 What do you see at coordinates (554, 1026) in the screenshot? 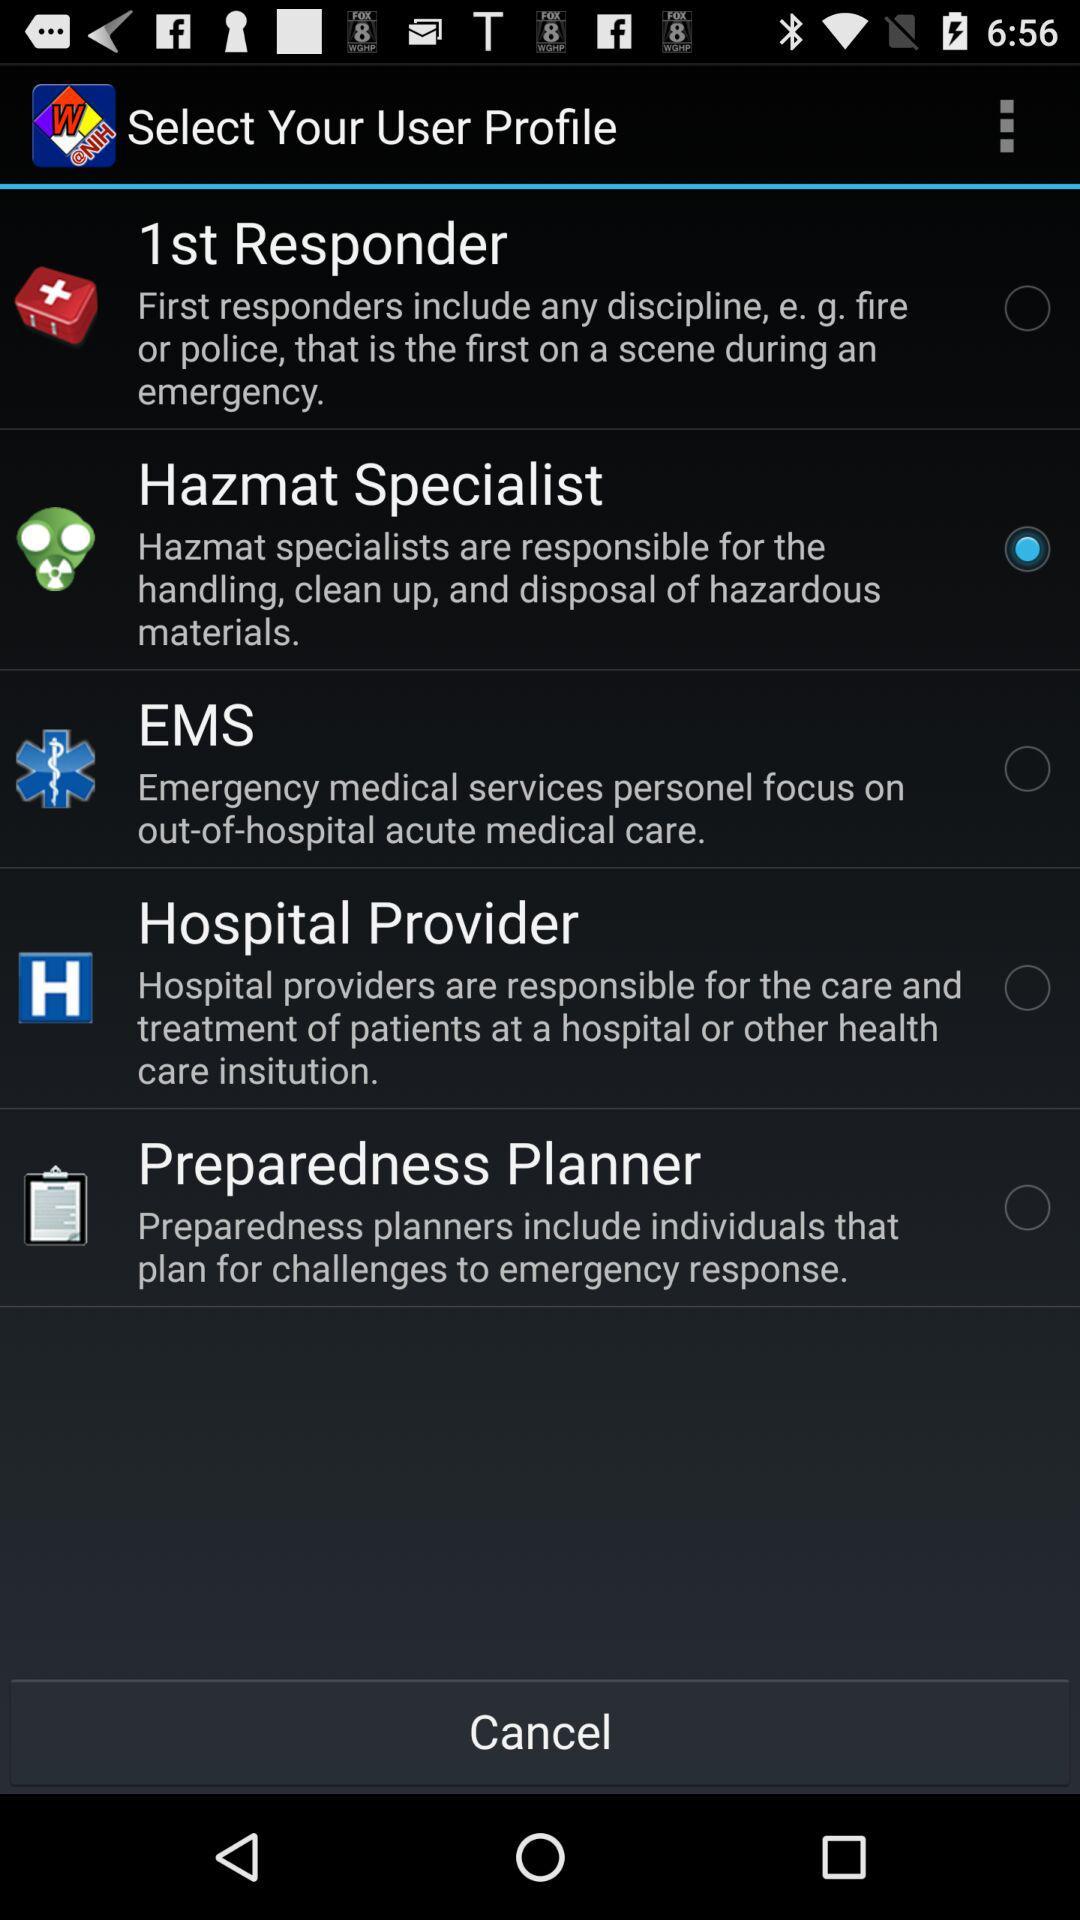
I see `the hospital providers are app` at bounding box center [554, 1026].